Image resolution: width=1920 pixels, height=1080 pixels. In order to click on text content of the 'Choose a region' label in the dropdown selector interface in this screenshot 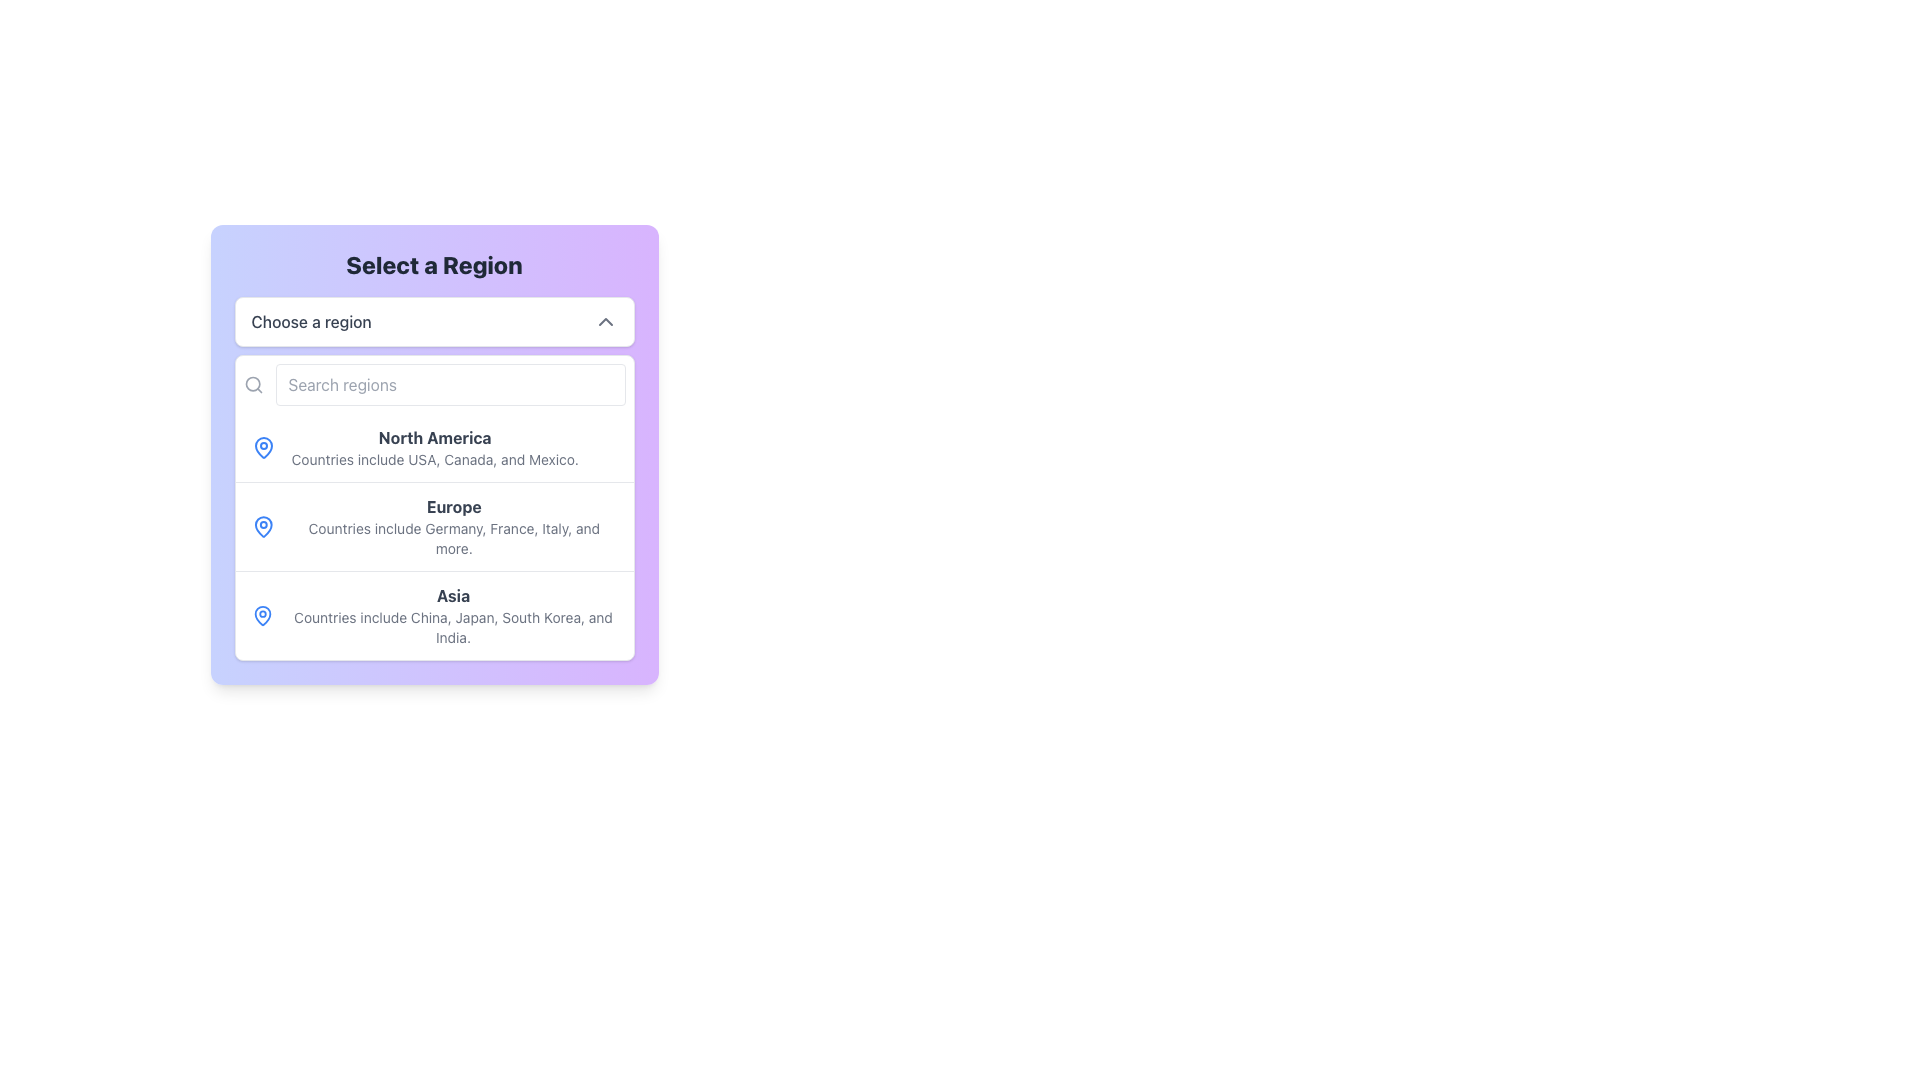, I will do `click(310, 320)`.